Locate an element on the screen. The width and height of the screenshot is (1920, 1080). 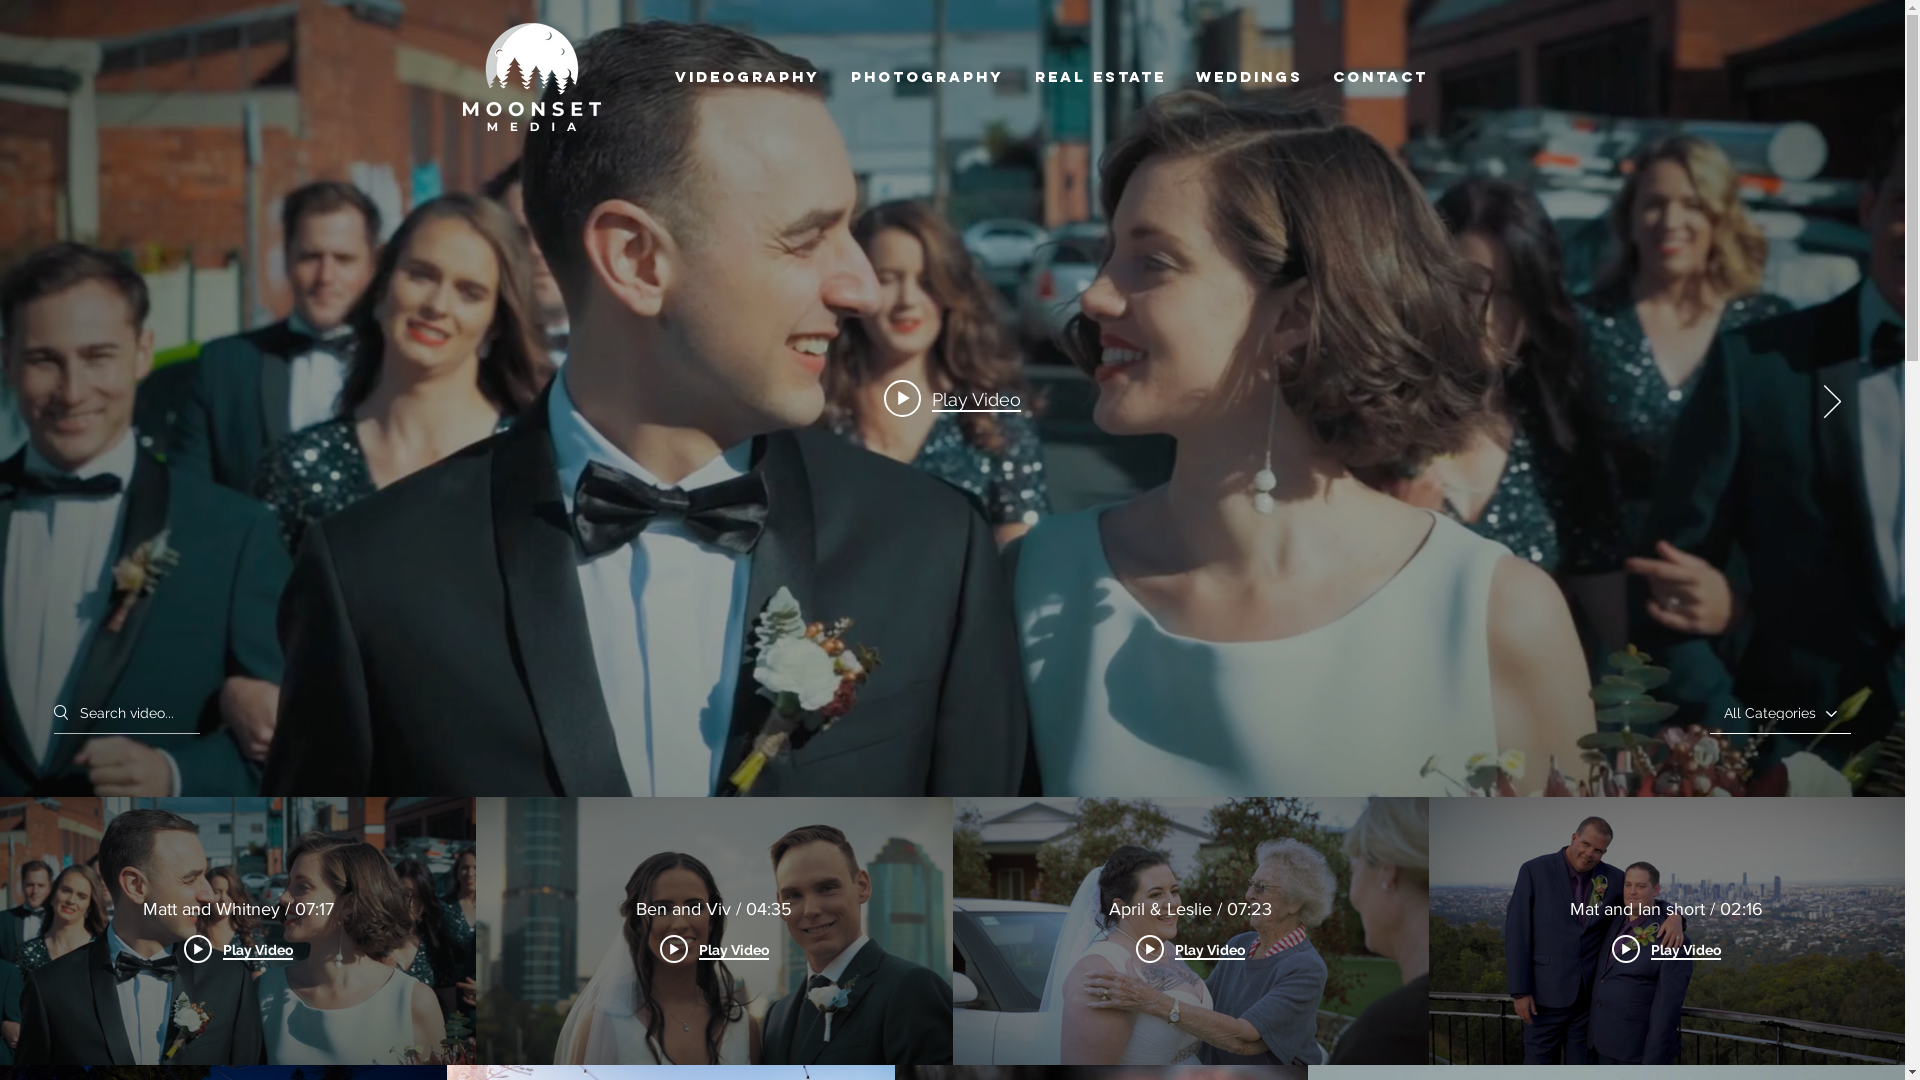
'Play Video' is located at coordinates (714, 947).